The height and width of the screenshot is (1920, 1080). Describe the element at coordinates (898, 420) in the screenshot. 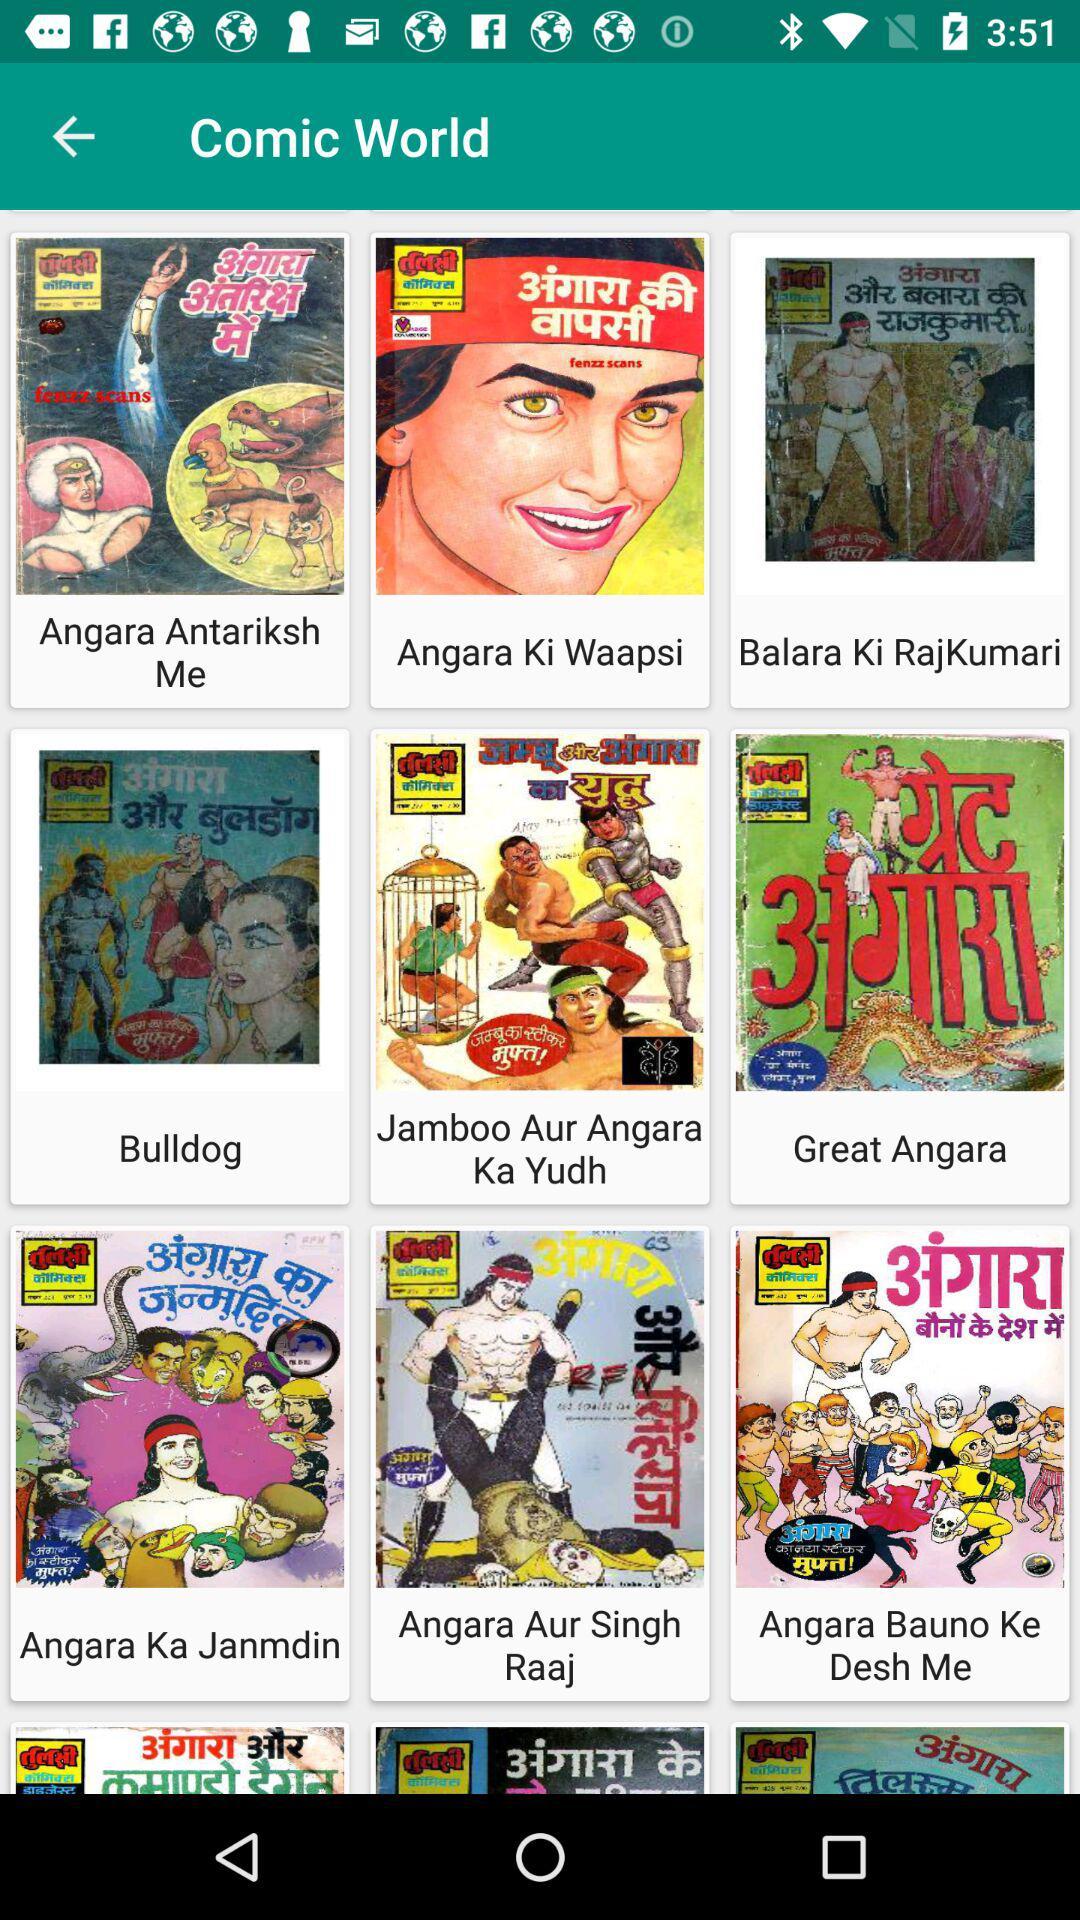

I see `the third image of first row` at that location.